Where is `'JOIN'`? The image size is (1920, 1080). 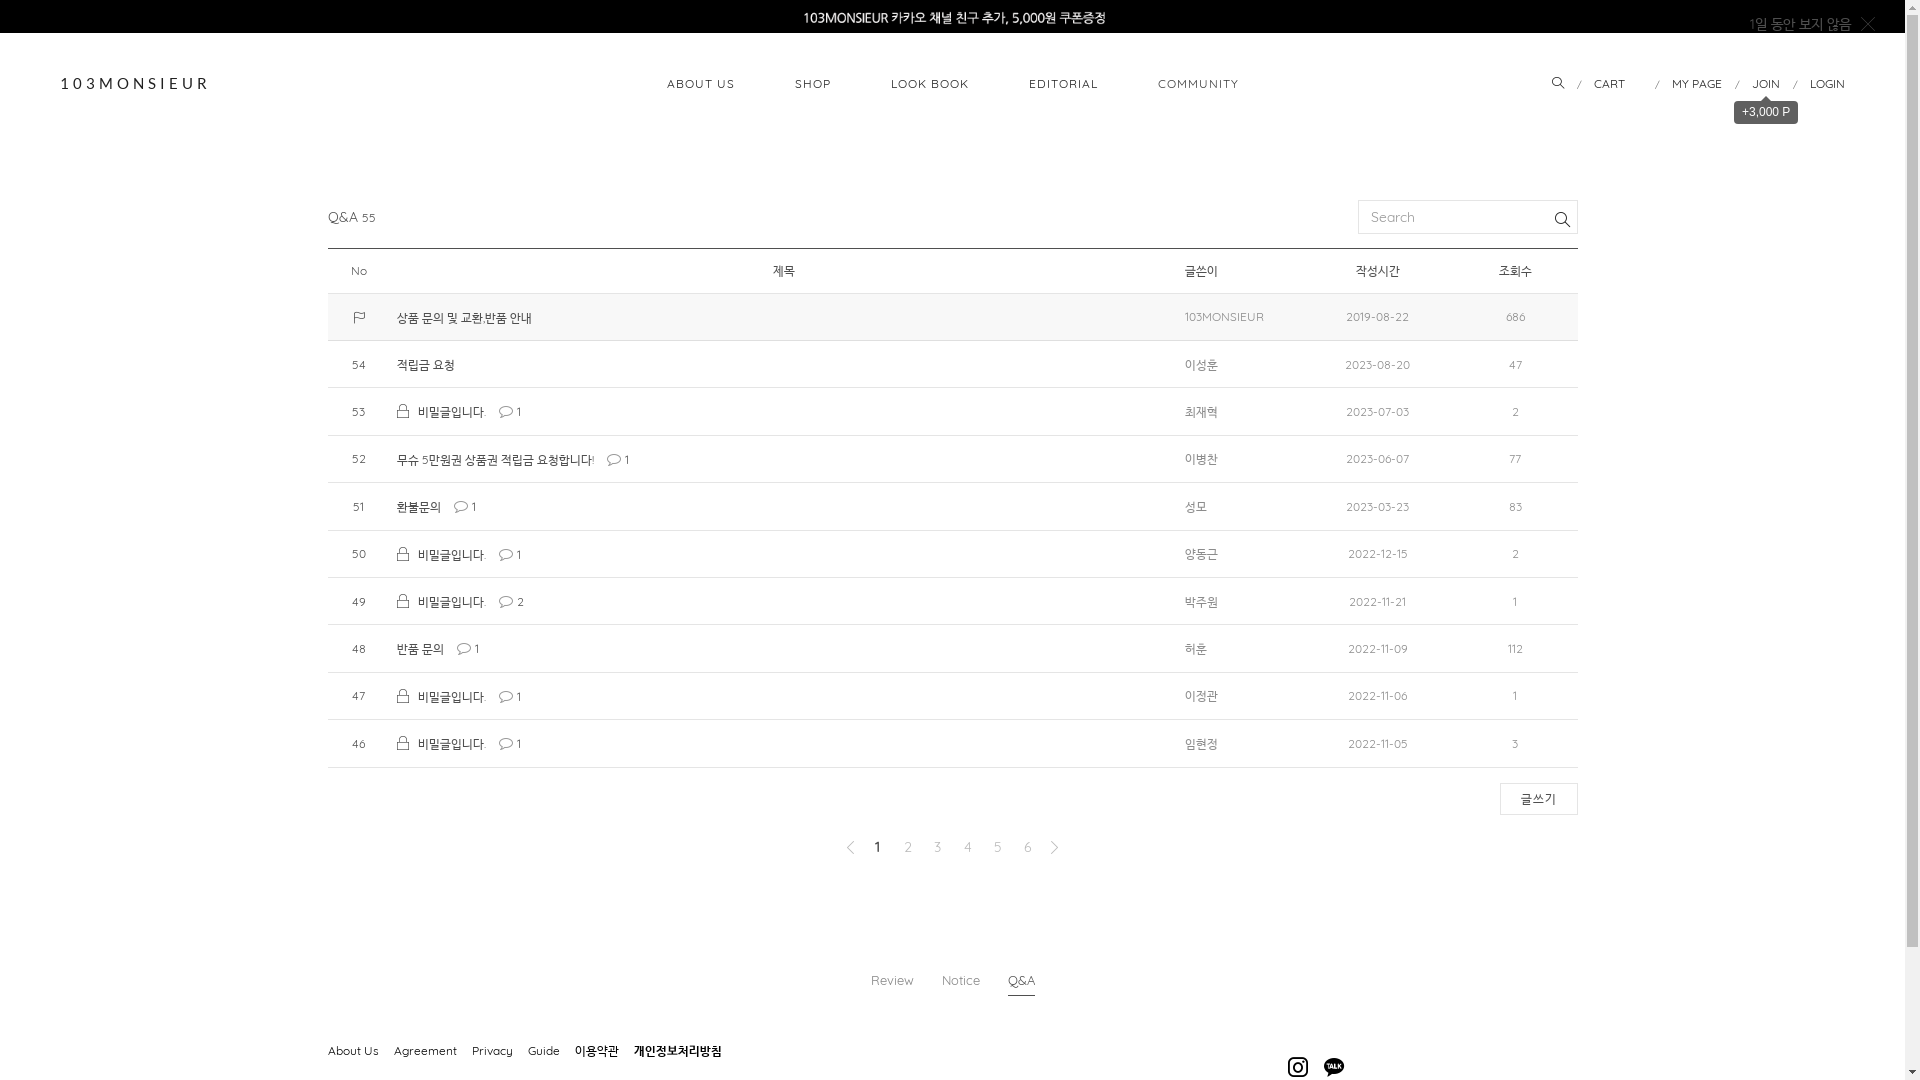
'JOIN' is located at coordinates (1766, 82).